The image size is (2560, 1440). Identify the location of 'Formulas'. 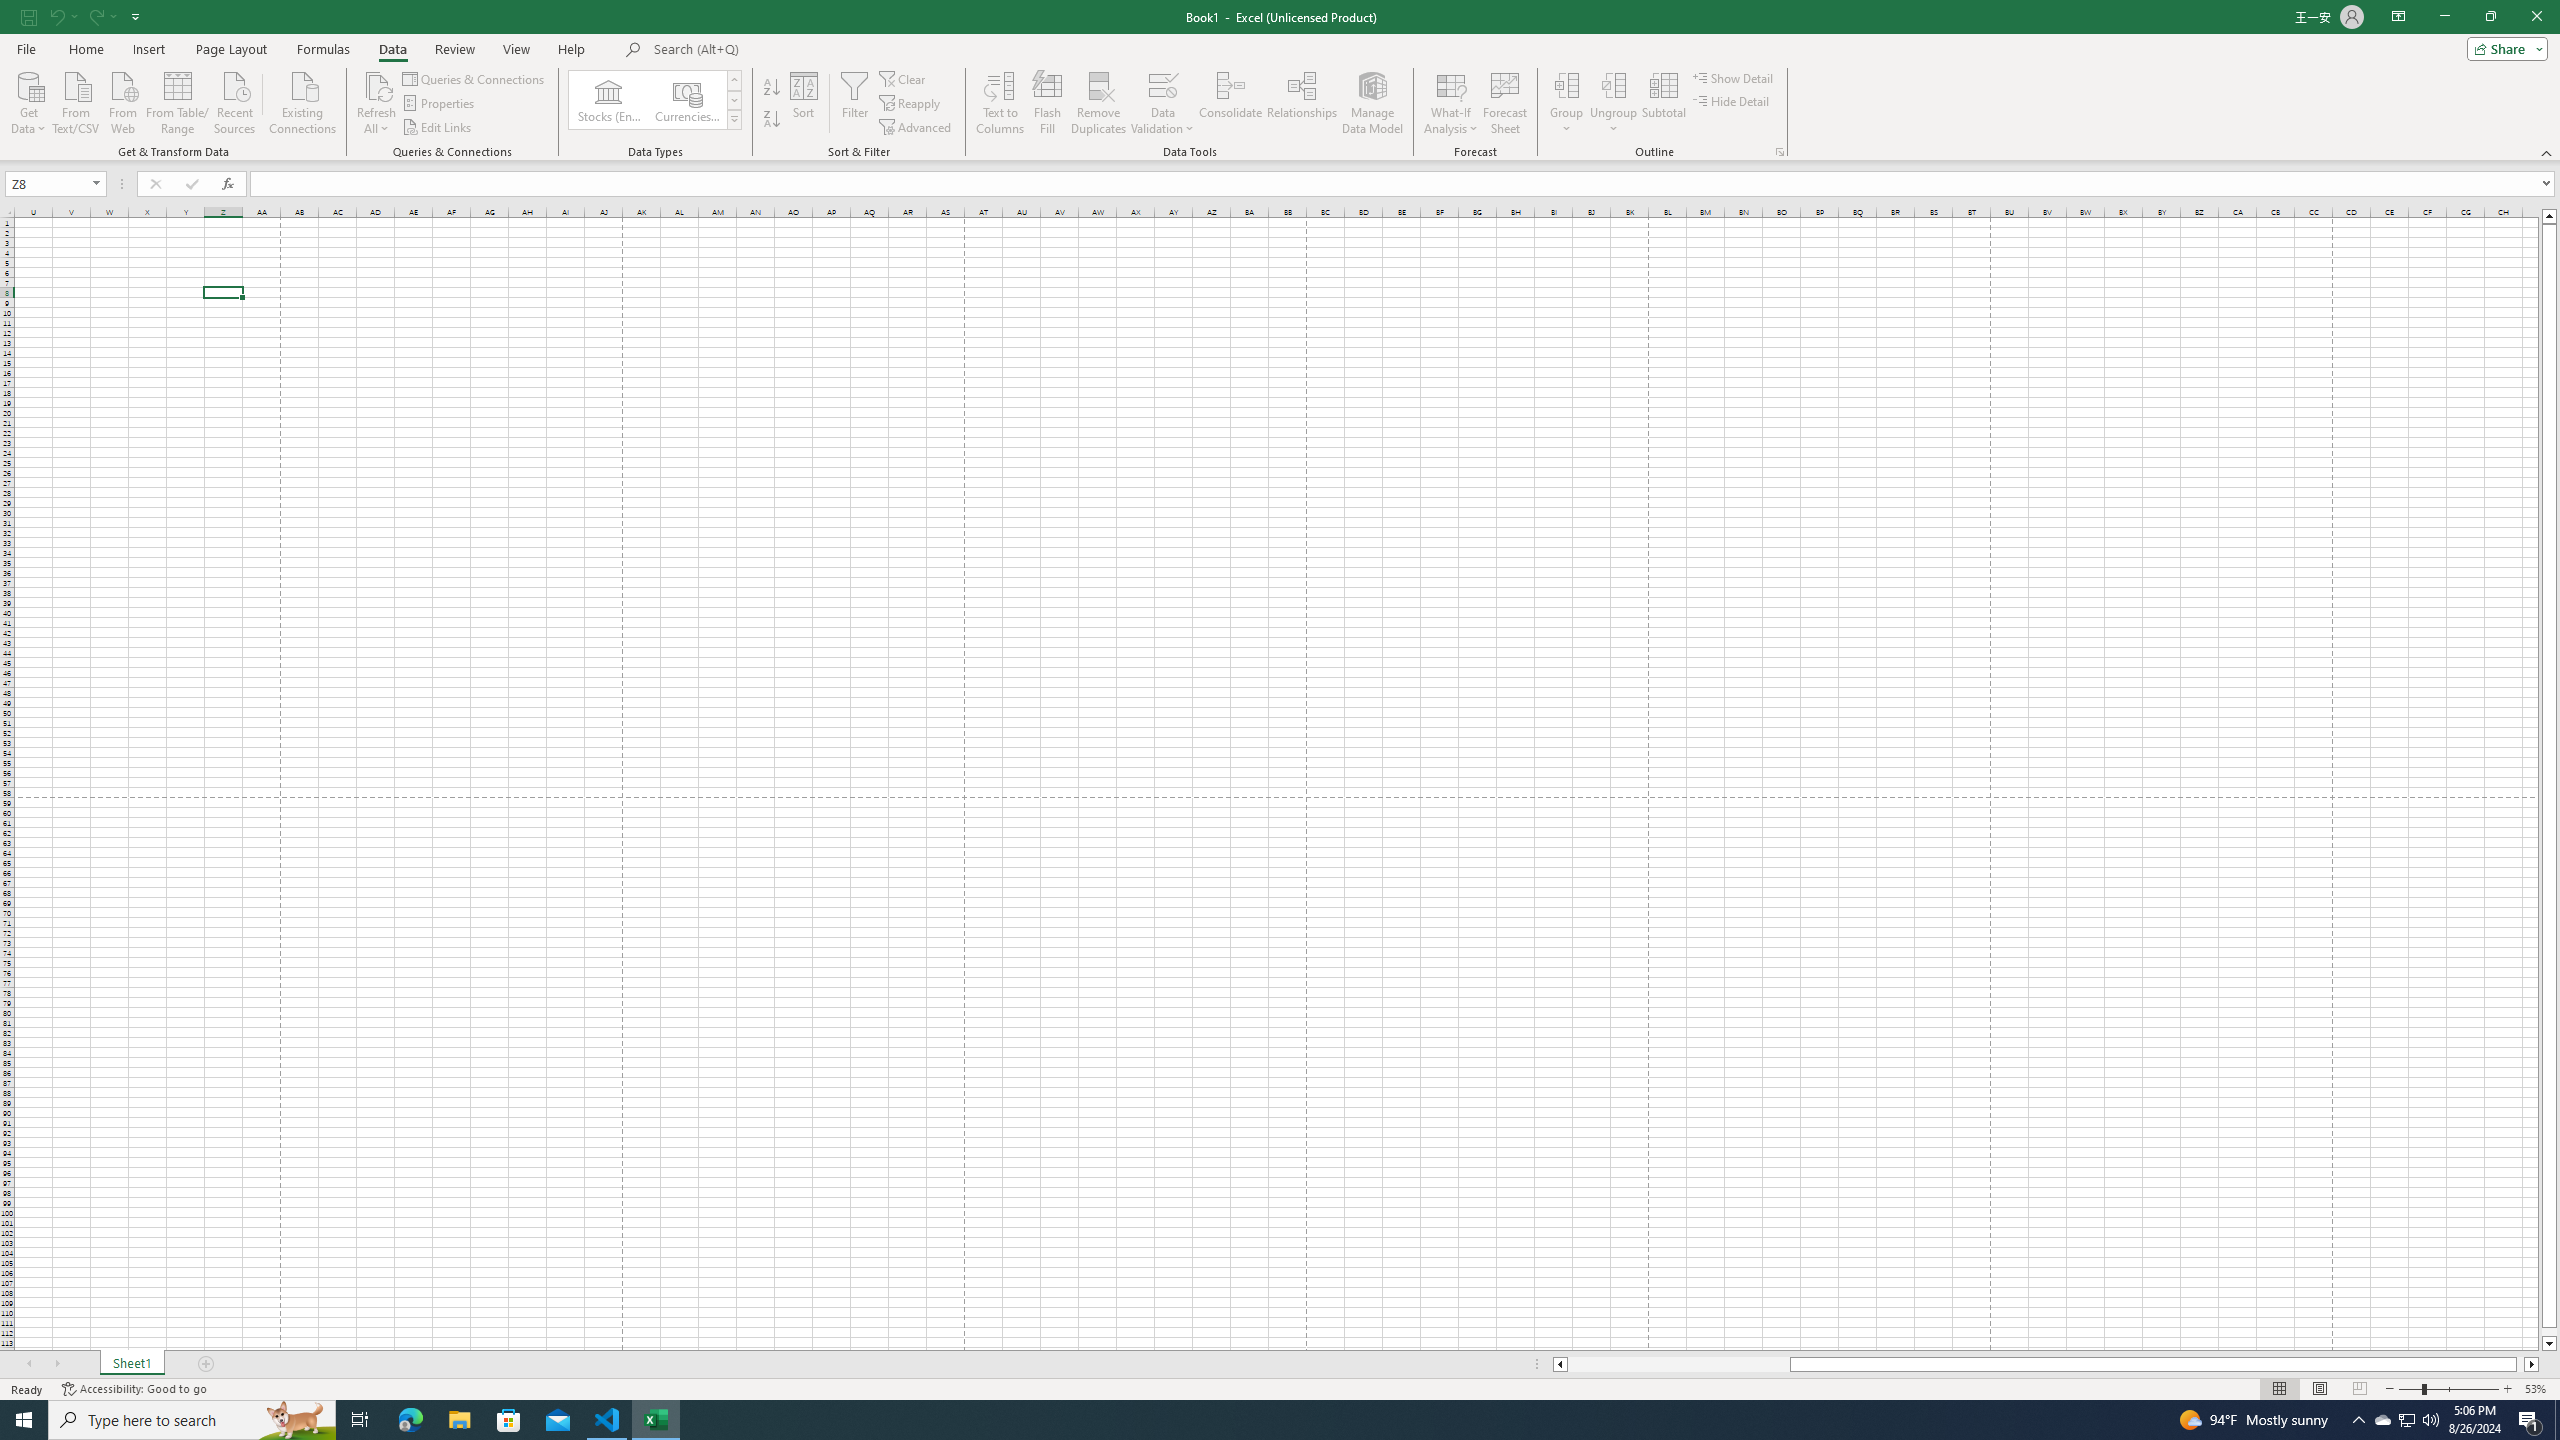
(325, 49).